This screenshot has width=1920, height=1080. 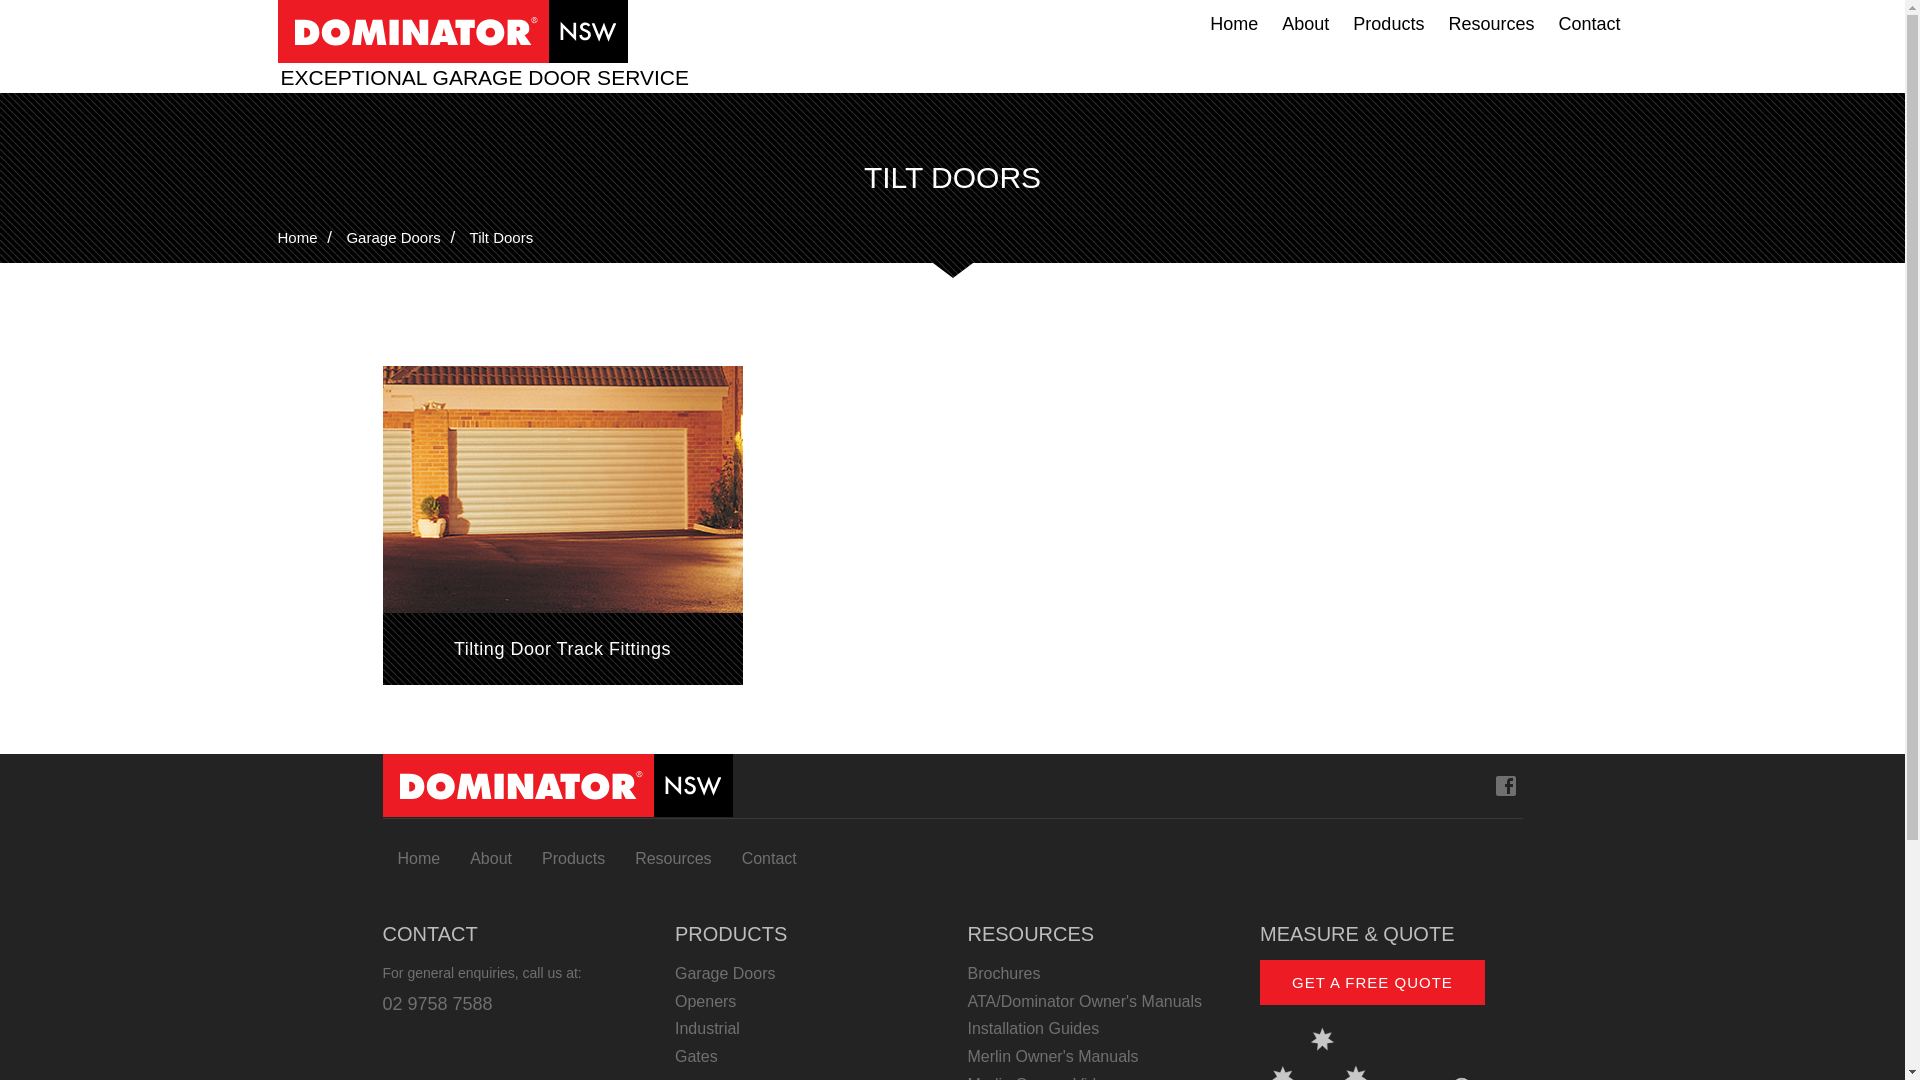 I want to click on 'Home', so click(x=277, y=236).